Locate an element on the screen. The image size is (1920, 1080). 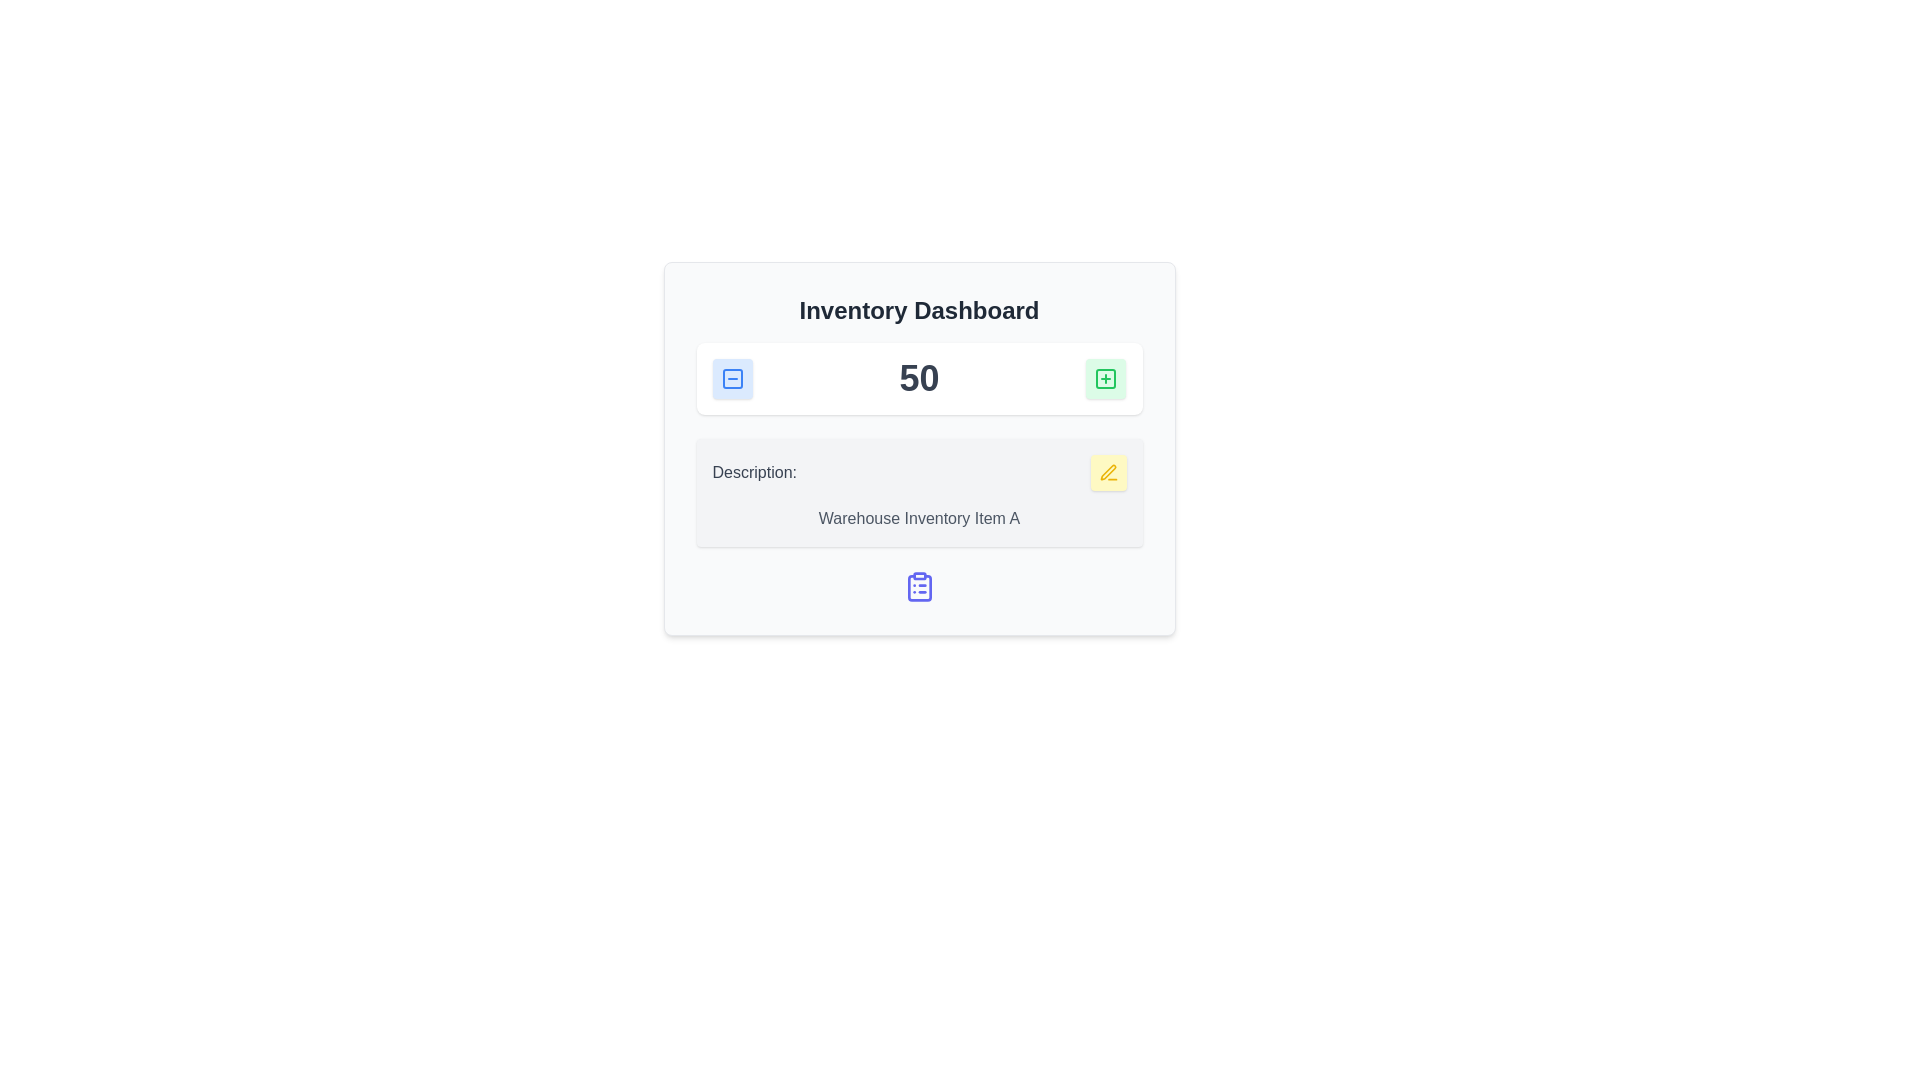
the decrement button located on the left side of the numerical display ('50') is located at coordinates (731, 378).